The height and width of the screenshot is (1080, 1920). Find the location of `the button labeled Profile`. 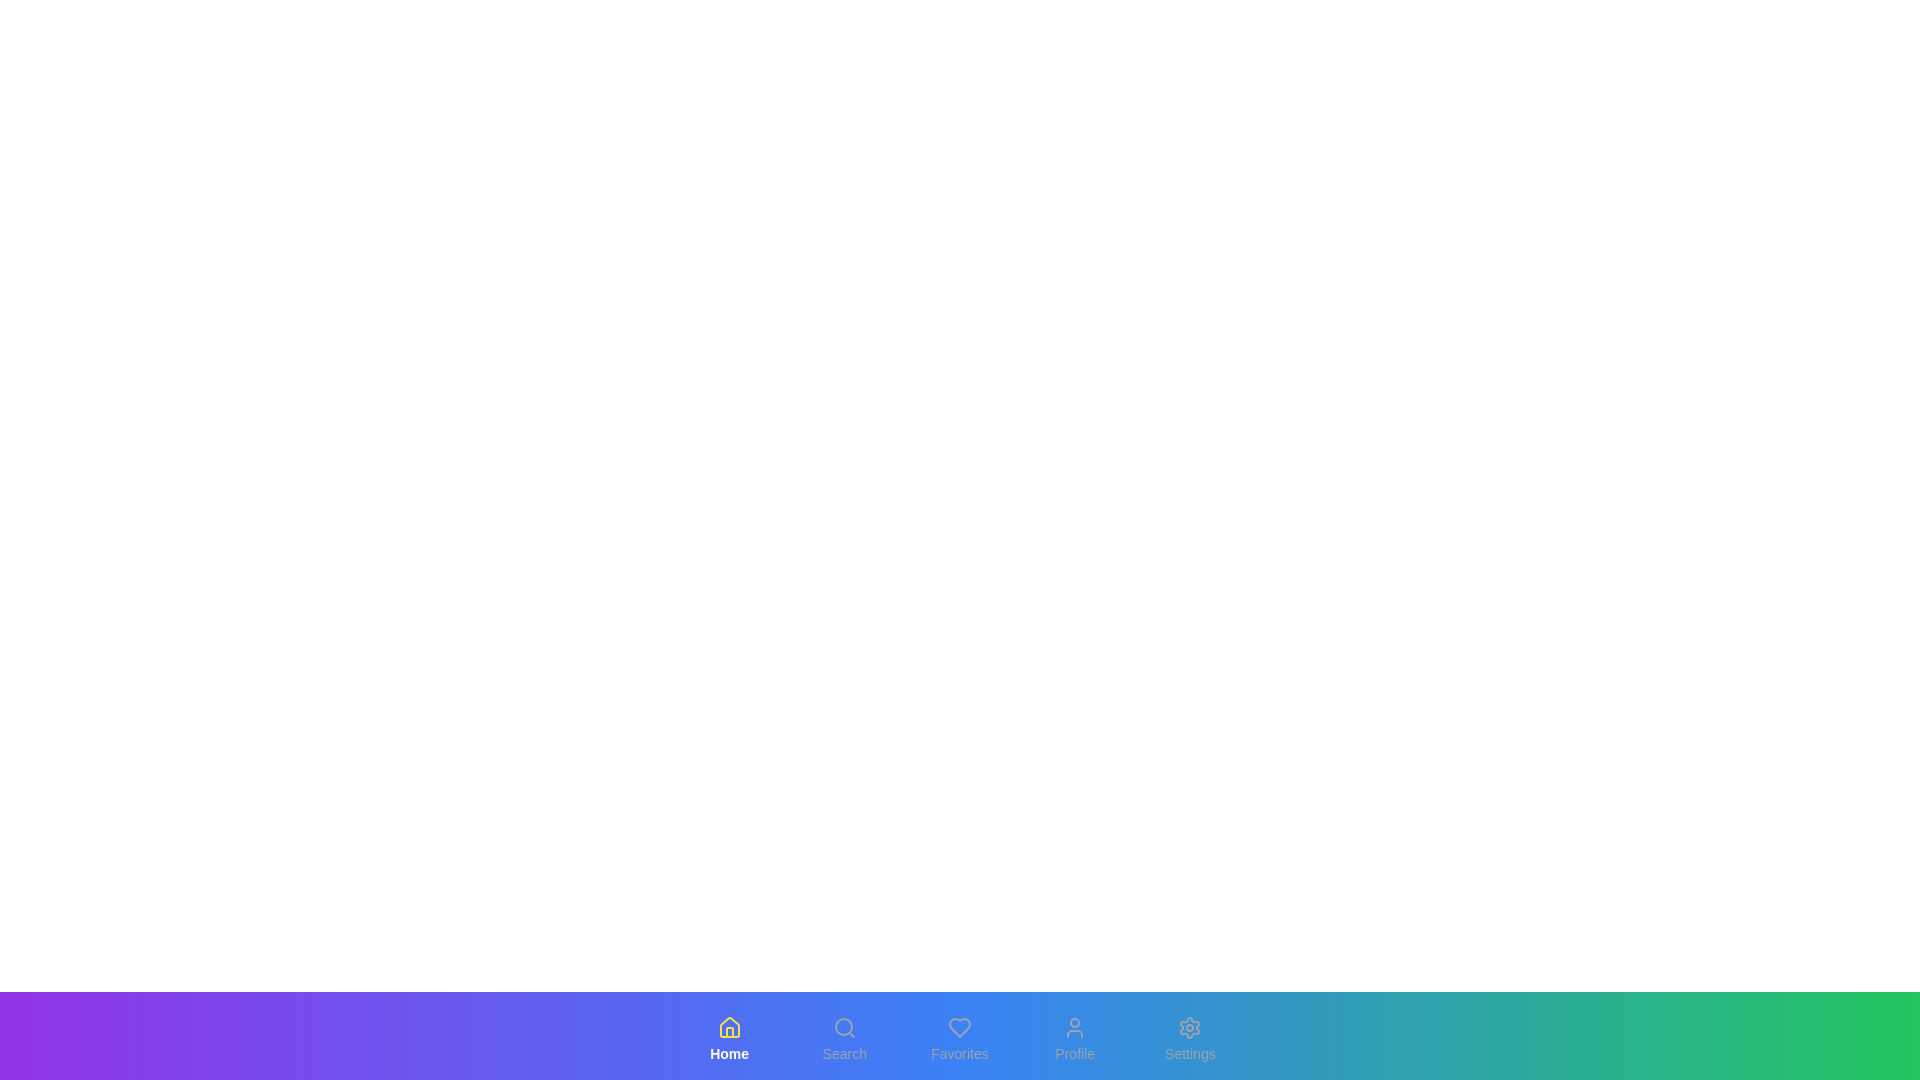

the button labeled Profile is located at coordinates (1074, 1039).